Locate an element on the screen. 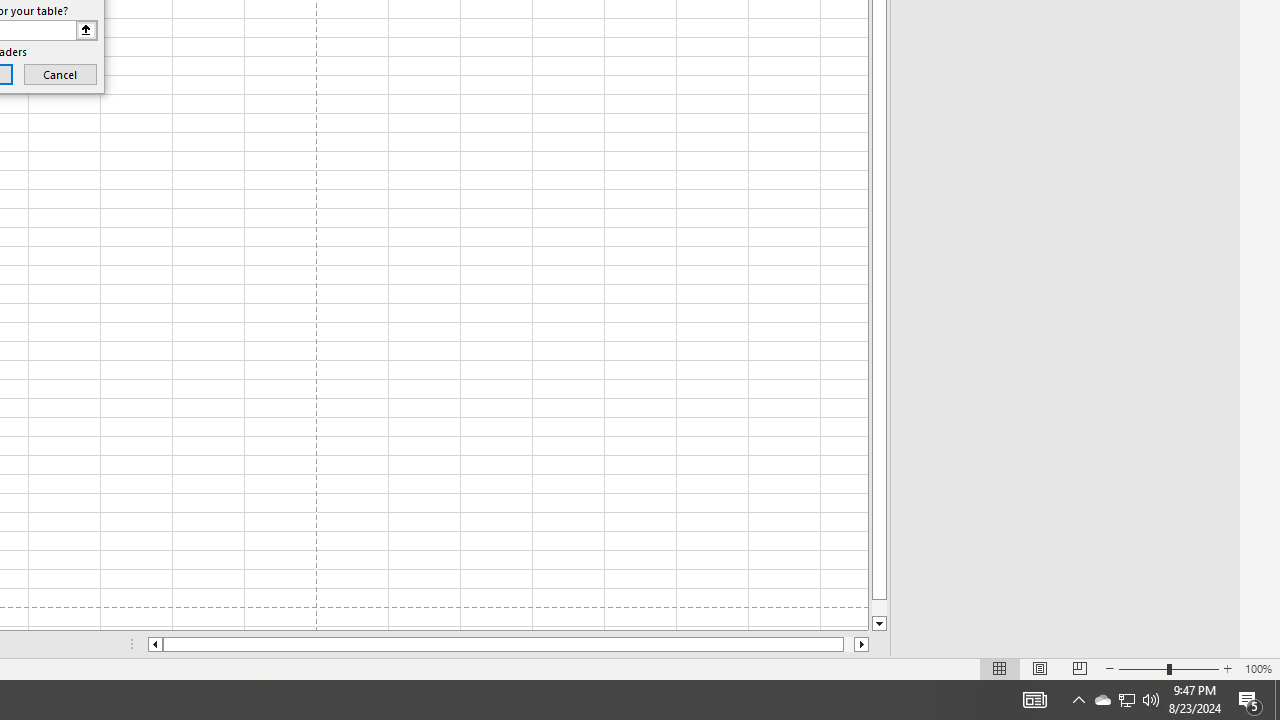 The image size is (1280, 720). 'Page right' is located at coordinates (848, 644).